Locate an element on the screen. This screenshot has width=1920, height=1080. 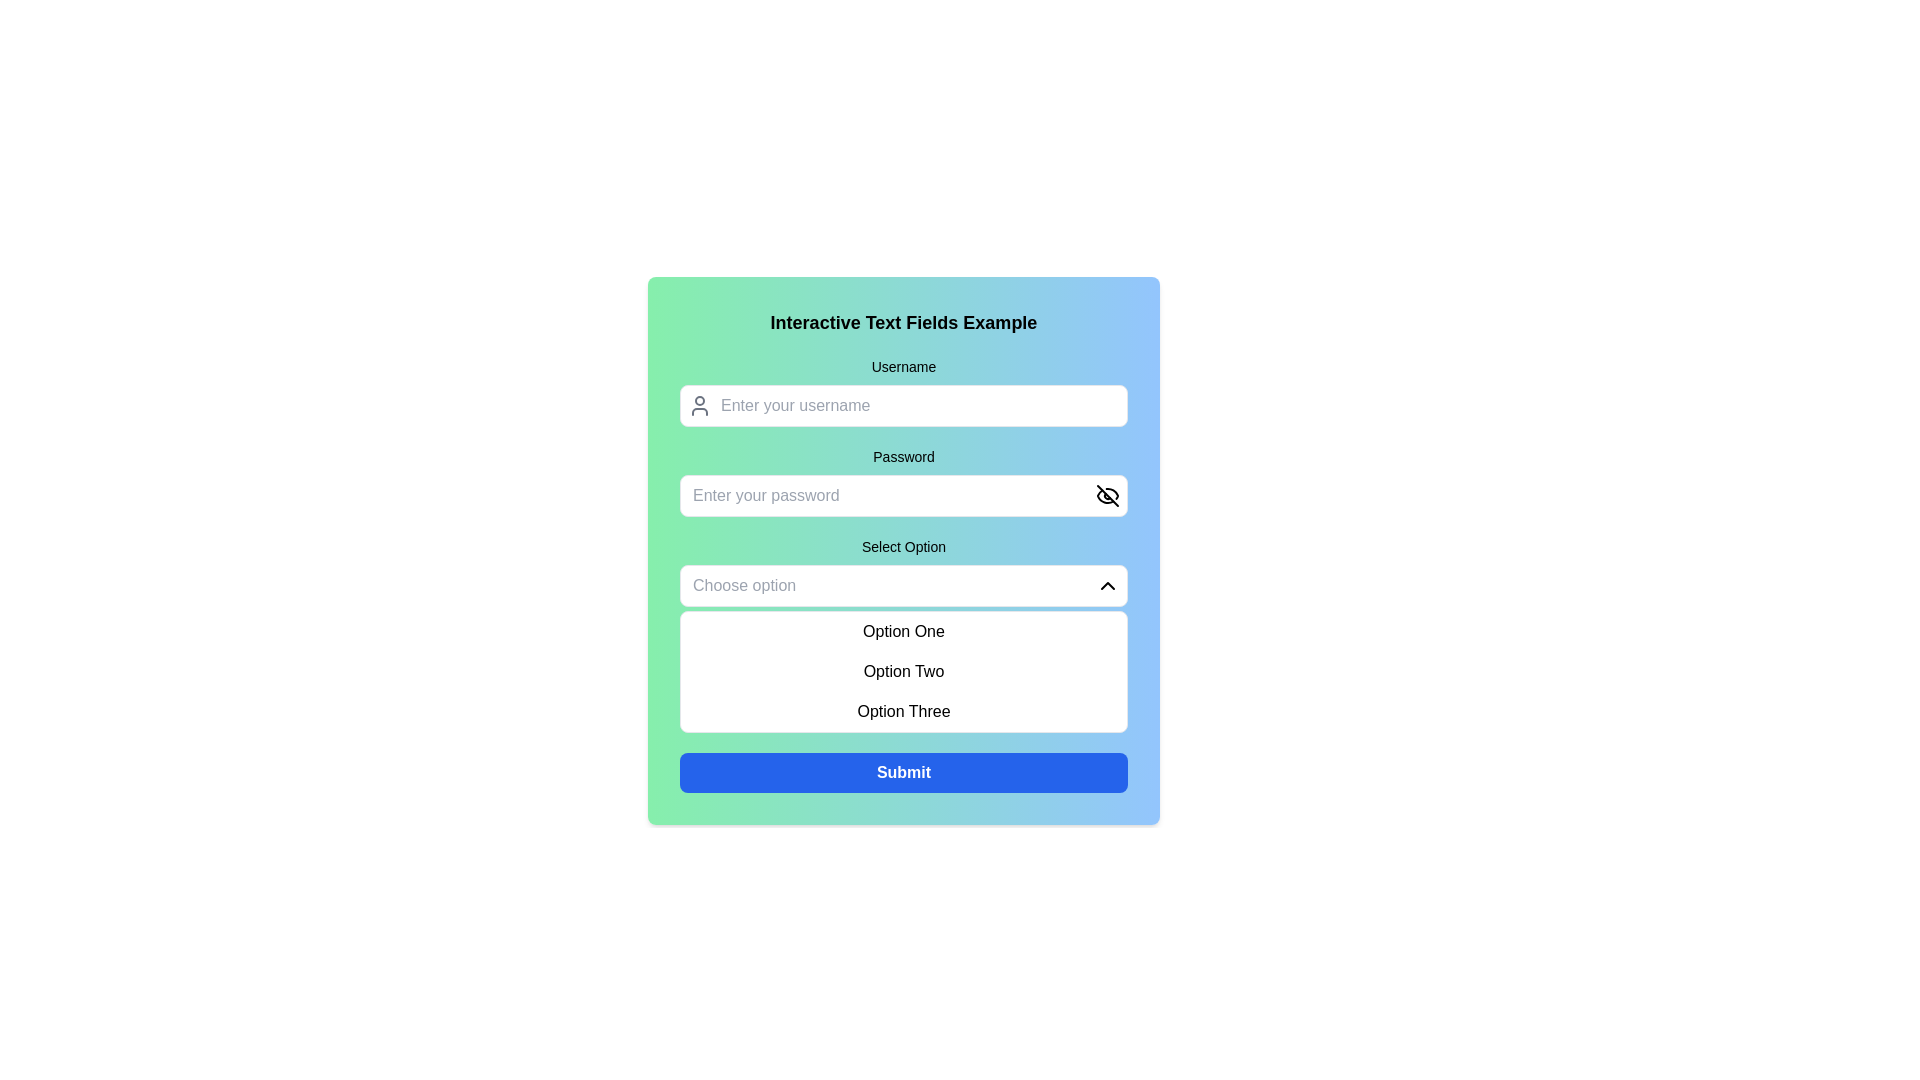
the selectable item labeled 'Option Two' in the dropdown menu is located at coordinates (902, 671).